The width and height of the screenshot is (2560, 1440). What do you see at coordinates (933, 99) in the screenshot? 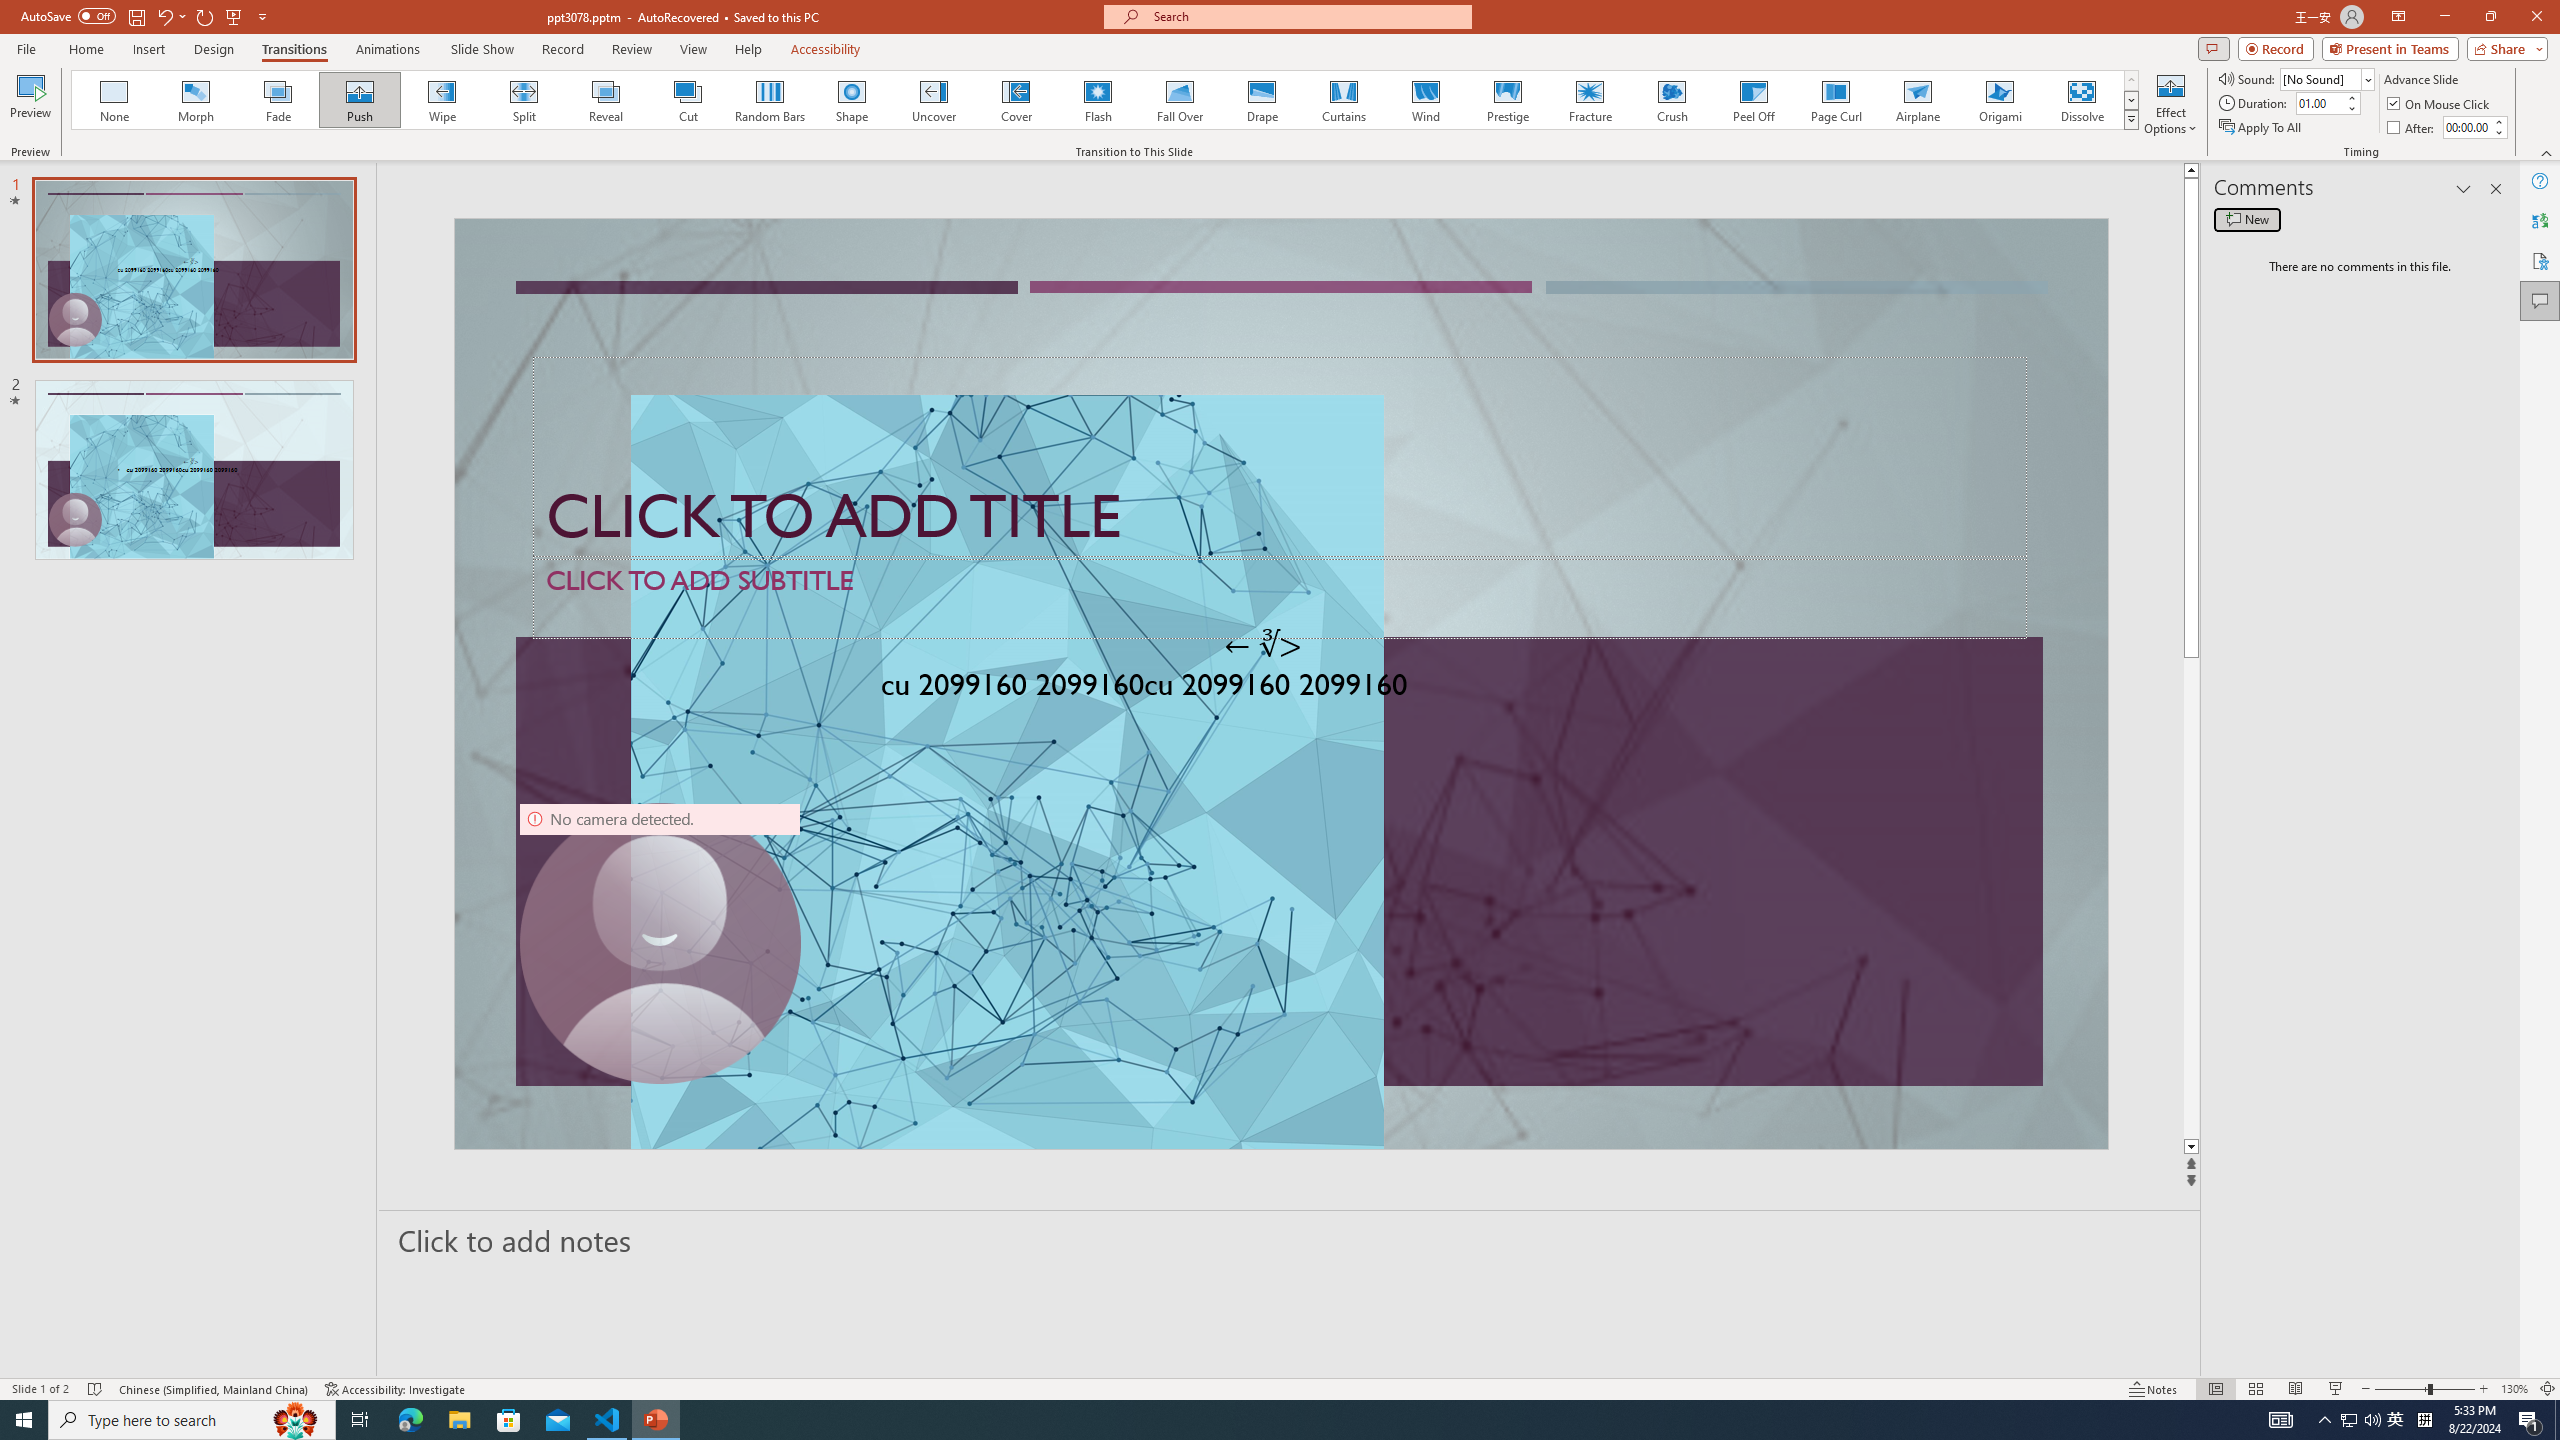
I see `'Uncover'` at bounding box center [933, 99].